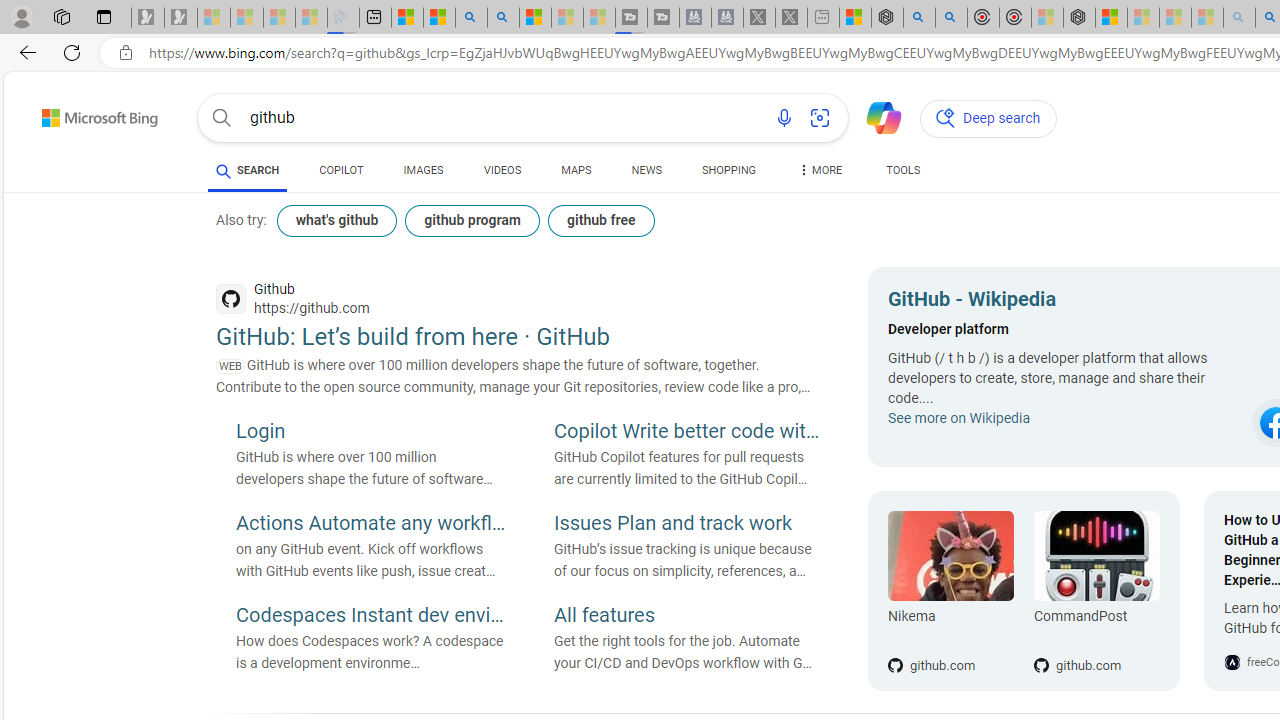 This screenshot has width=1280, height=720. What do you see at coordinates (246, 169) in the screenshot?
I see `'SEARCH'` at bounding box center [246, 169].